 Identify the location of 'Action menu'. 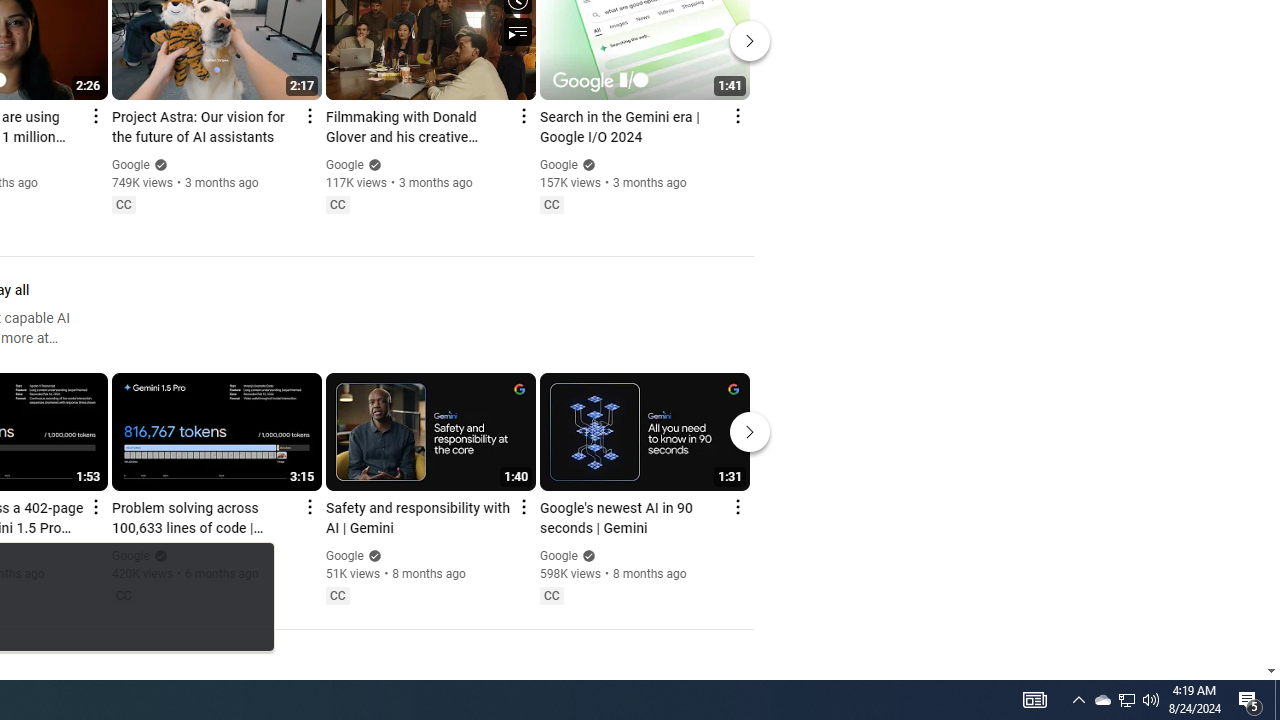
(736, 505).